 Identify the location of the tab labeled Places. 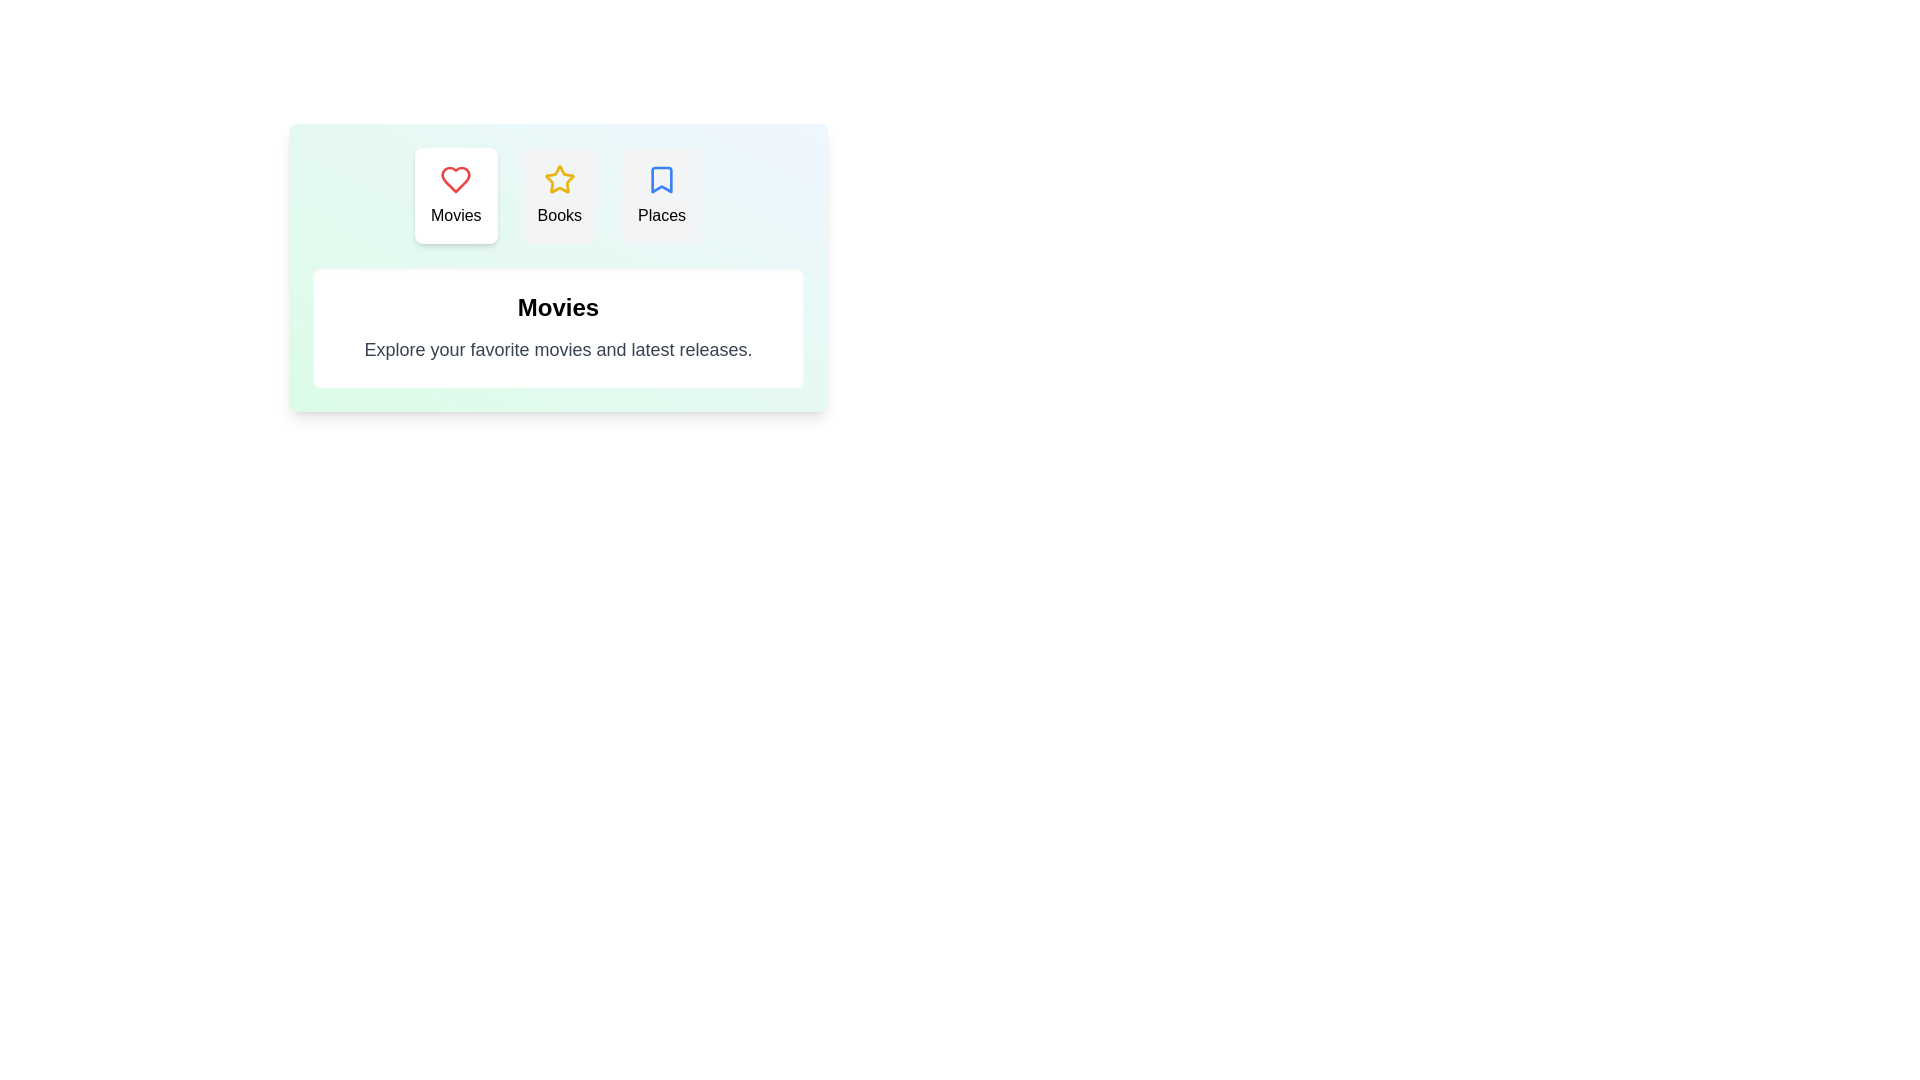
(662, 196).